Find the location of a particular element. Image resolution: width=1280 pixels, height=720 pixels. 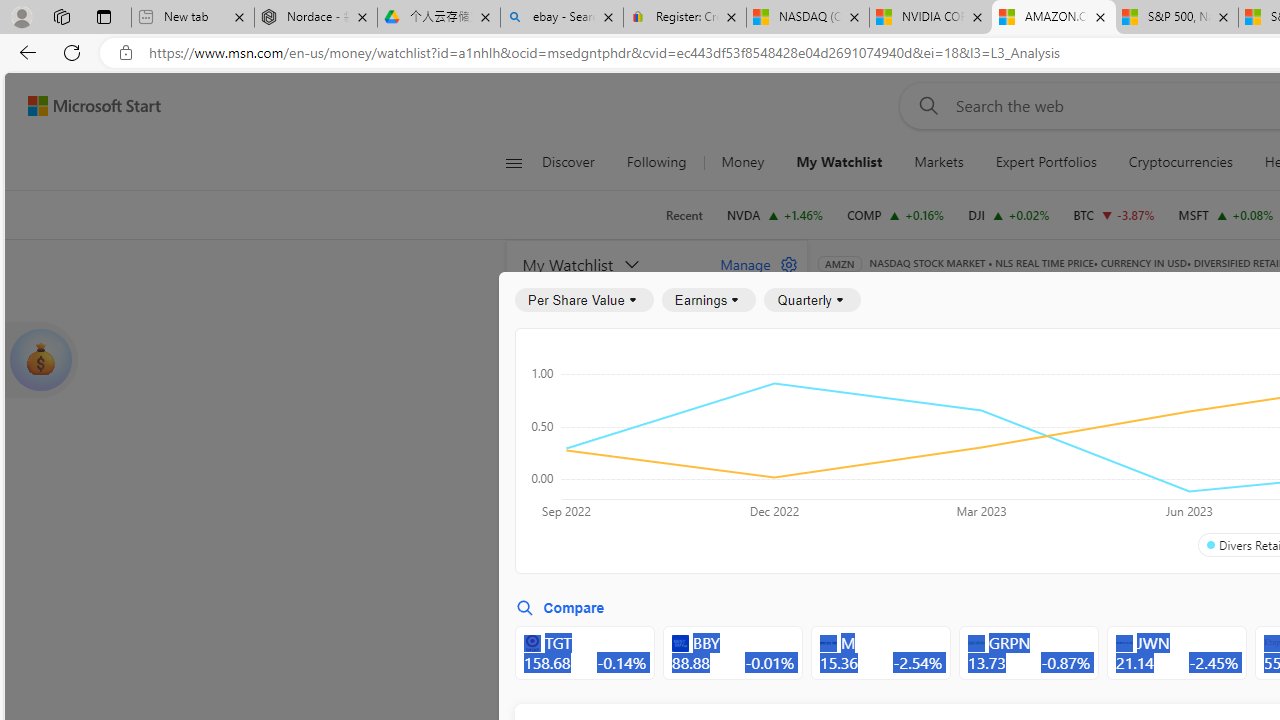

'Expert Portfolios' is located at coordinates (1045, 162).